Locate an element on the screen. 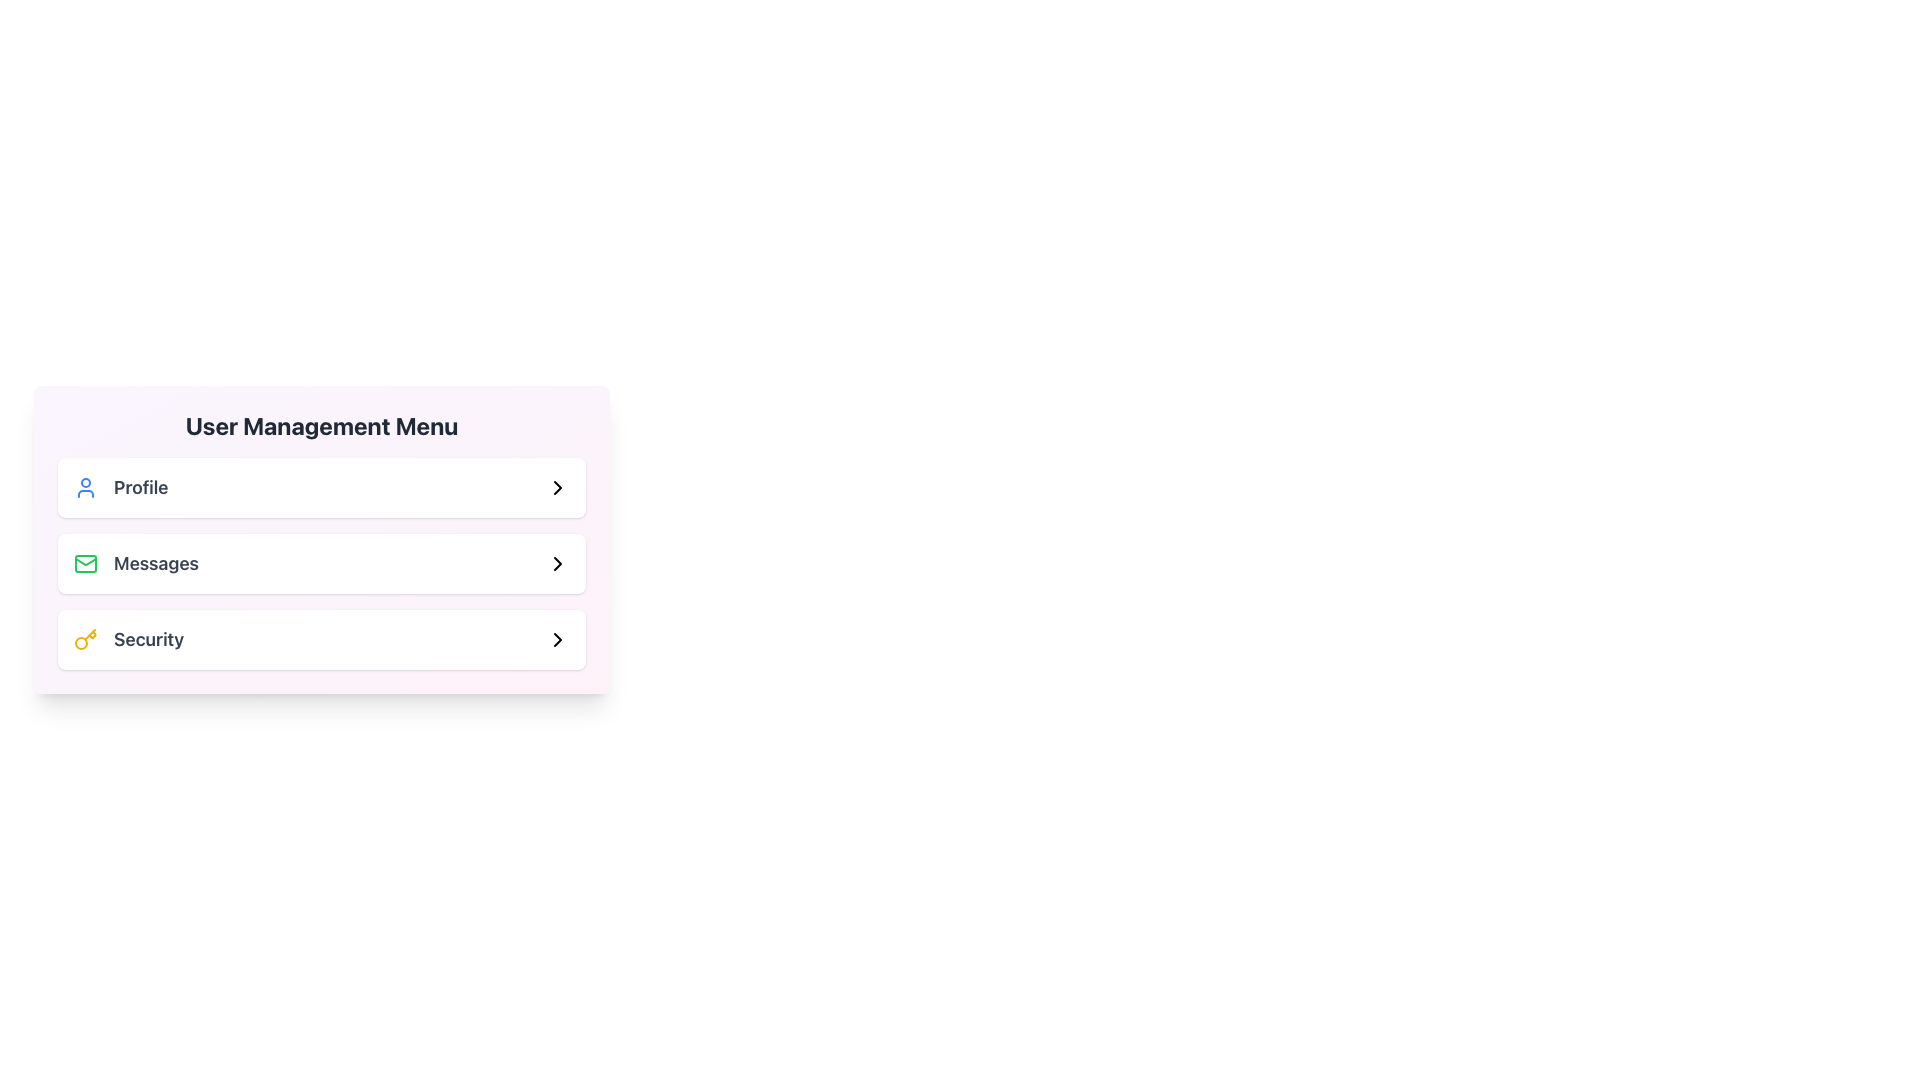 This screenshot has height=1080, width=1920. text label element displaying 'Messages', which is the second item in the User Management Menu, for identification is located at coordinates (155, 563).